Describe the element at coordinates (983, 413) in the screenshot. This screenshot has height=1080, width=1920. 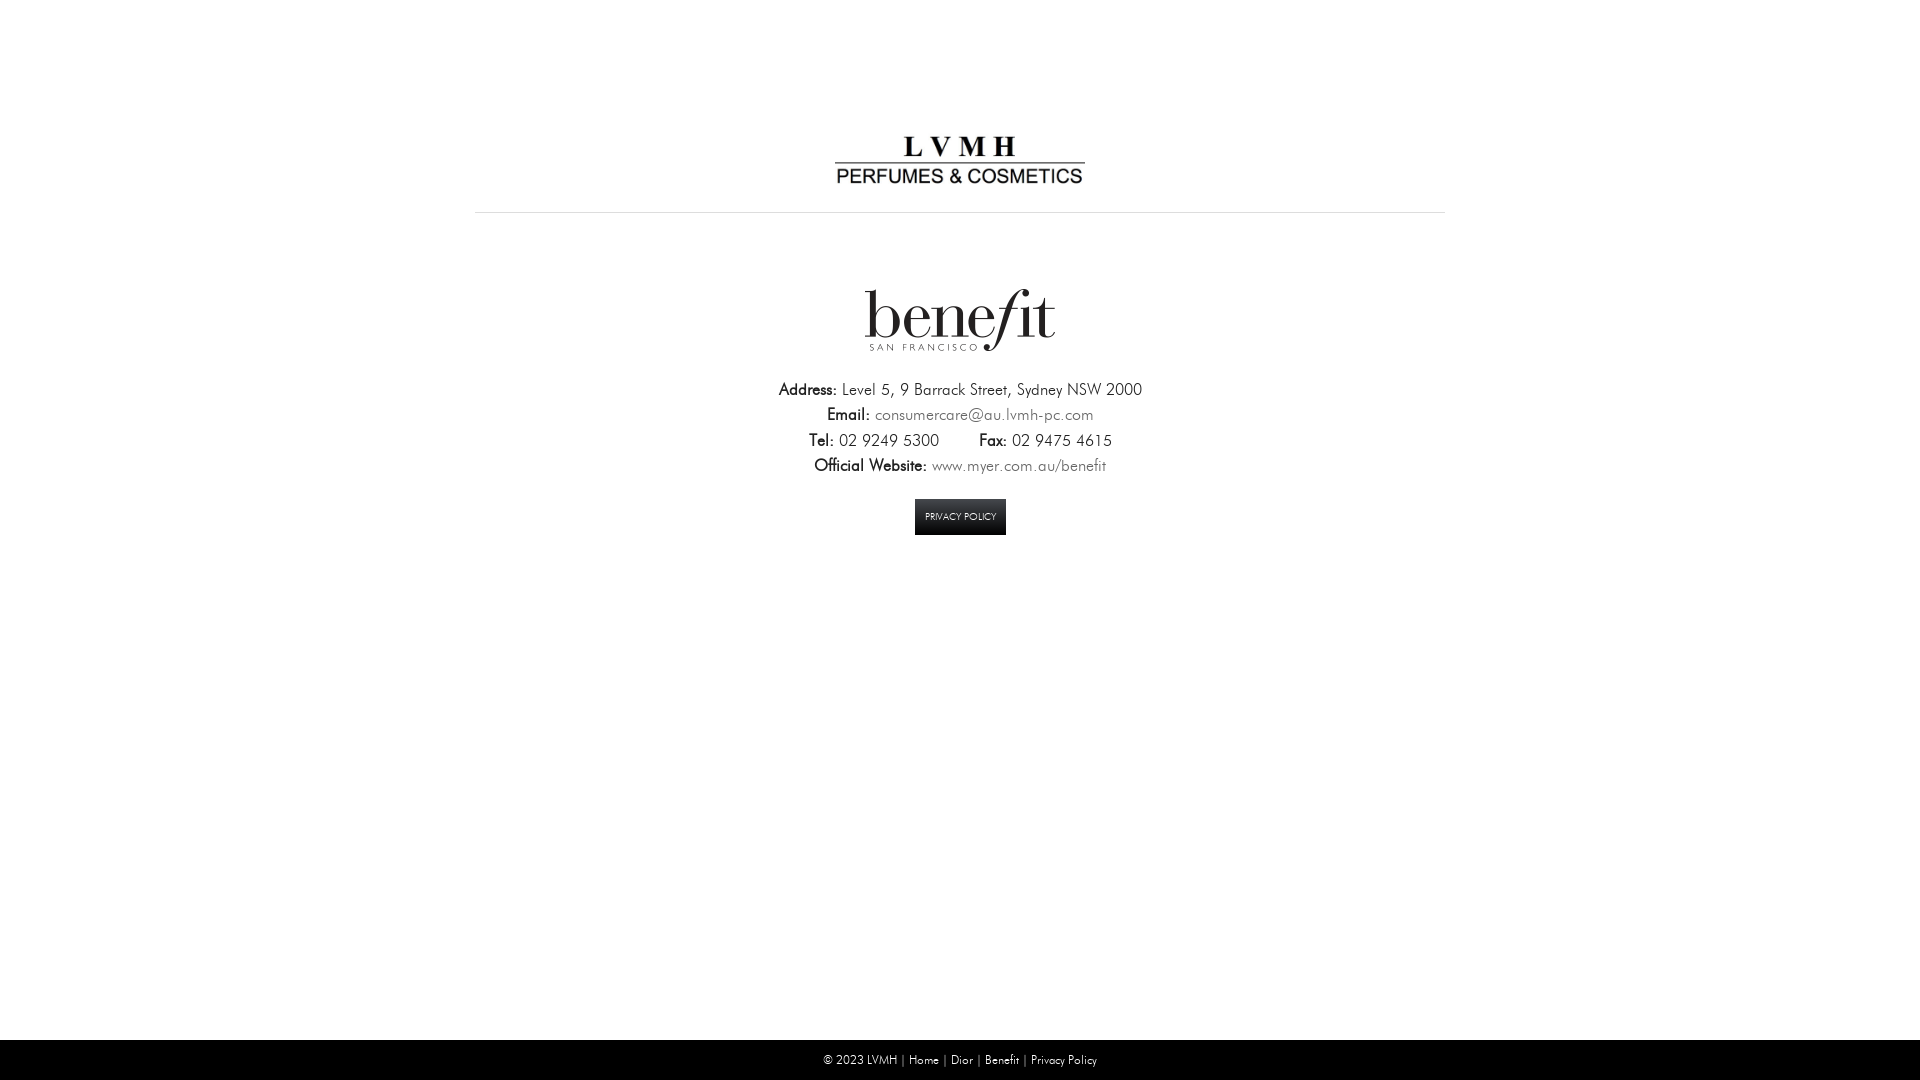
I see `'consumercare@au.lvmh-pc.com'` at that location.